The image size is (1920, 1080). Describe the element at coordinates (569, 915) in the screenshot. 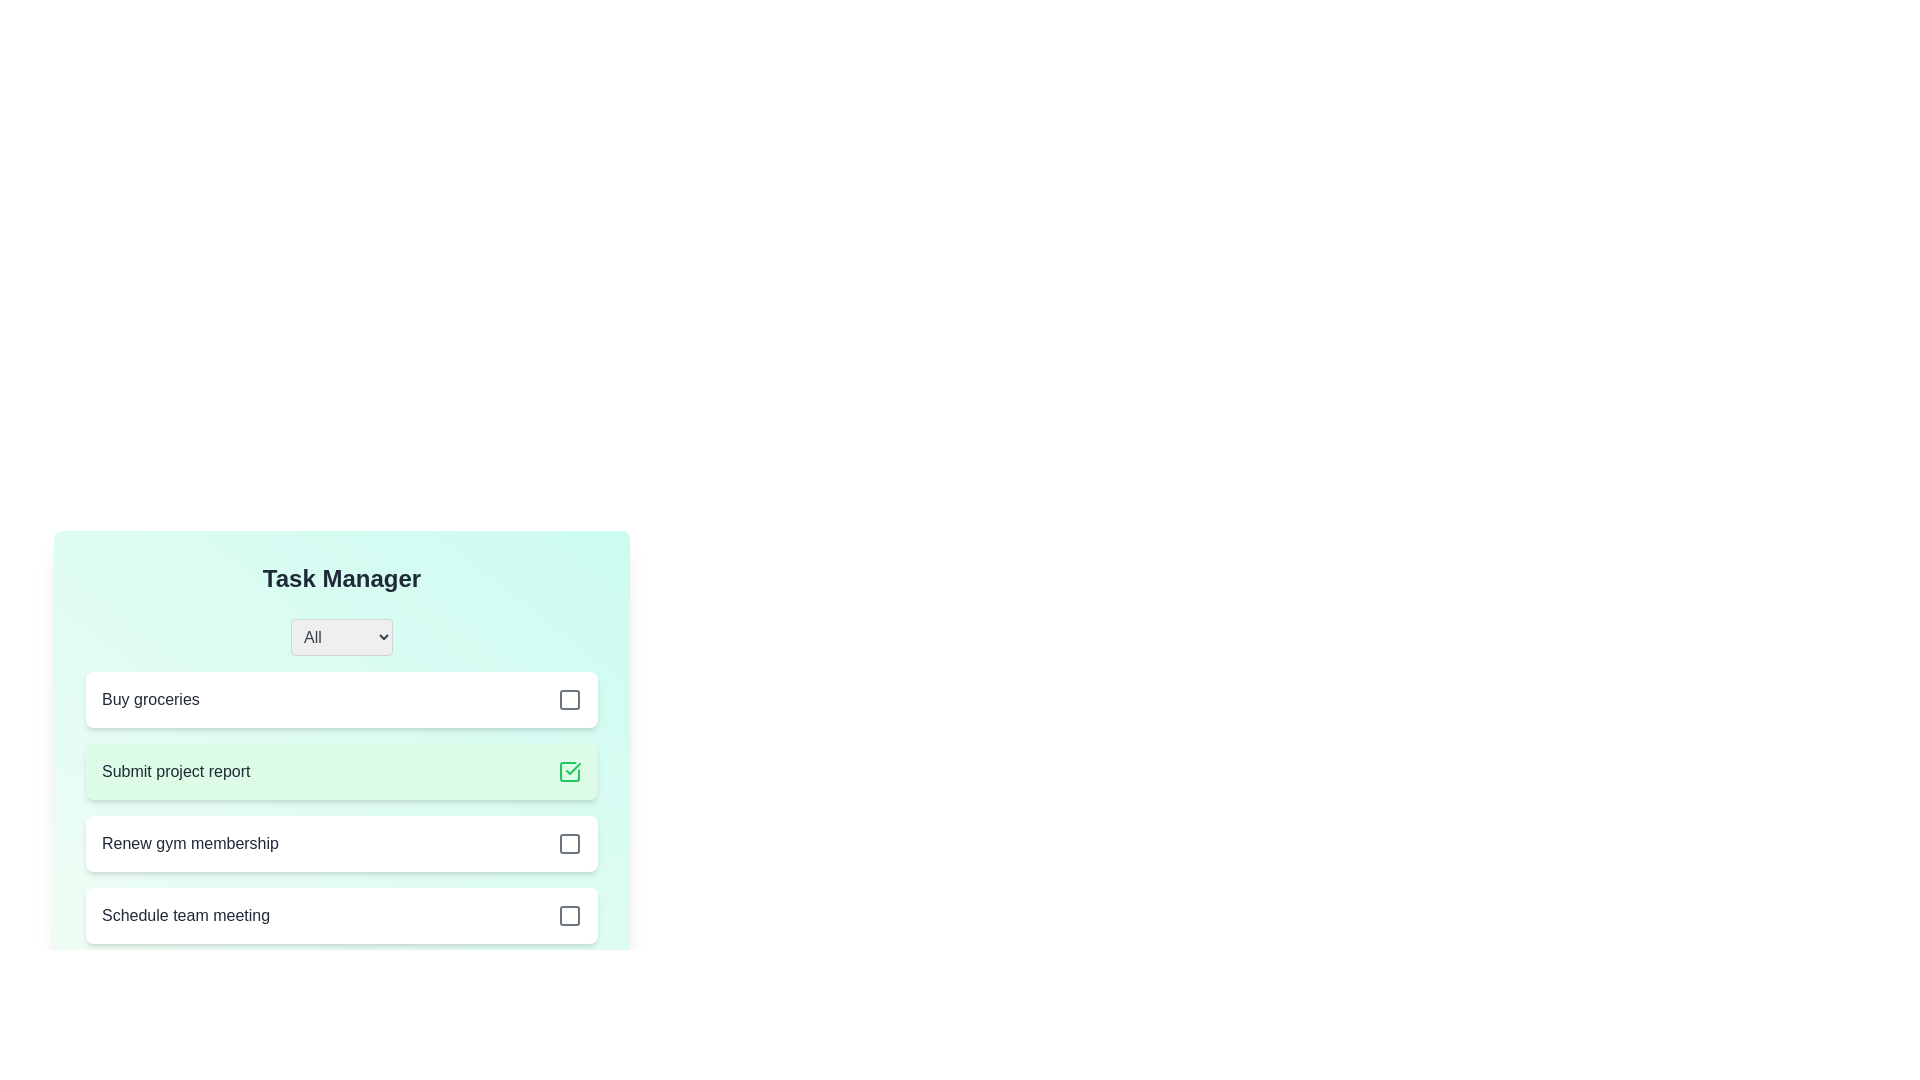

I see `the checkbox of the task titled 'Schedule team meeting' to toggle its completion status` at that location.